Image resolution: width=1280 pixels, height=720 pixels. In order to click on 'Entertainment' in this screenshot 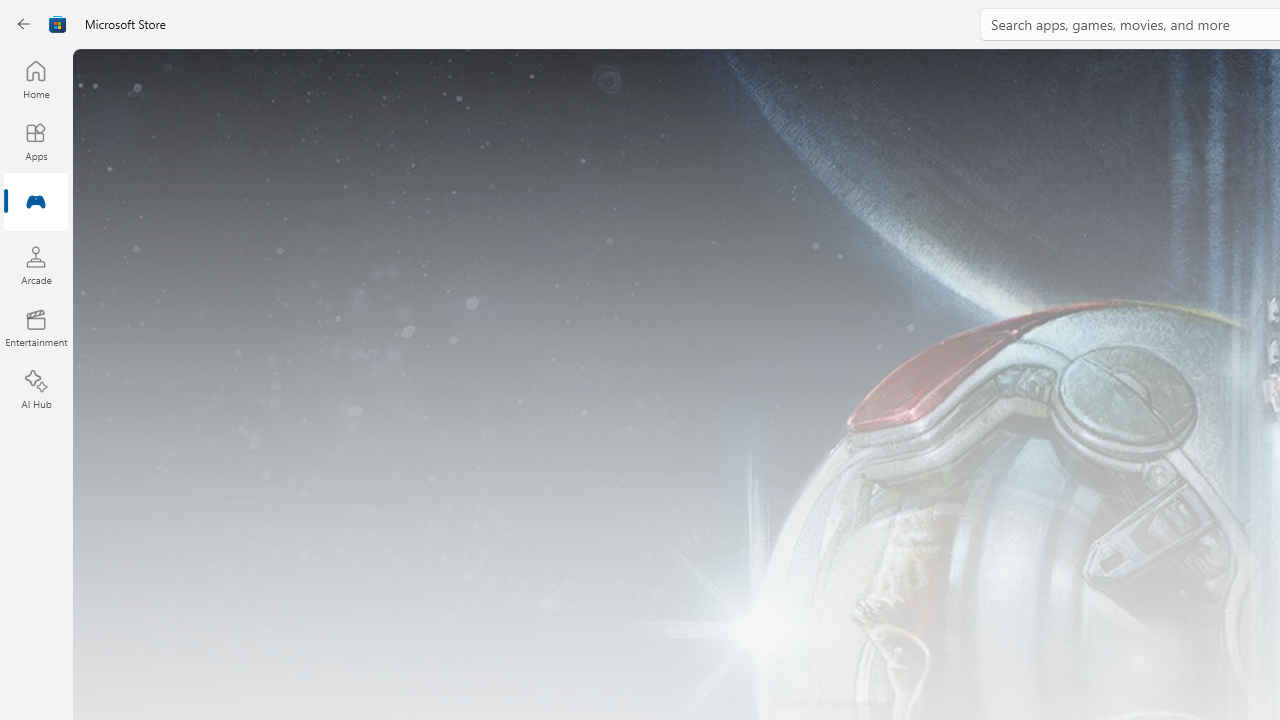, I will do `click(35, 326)`.